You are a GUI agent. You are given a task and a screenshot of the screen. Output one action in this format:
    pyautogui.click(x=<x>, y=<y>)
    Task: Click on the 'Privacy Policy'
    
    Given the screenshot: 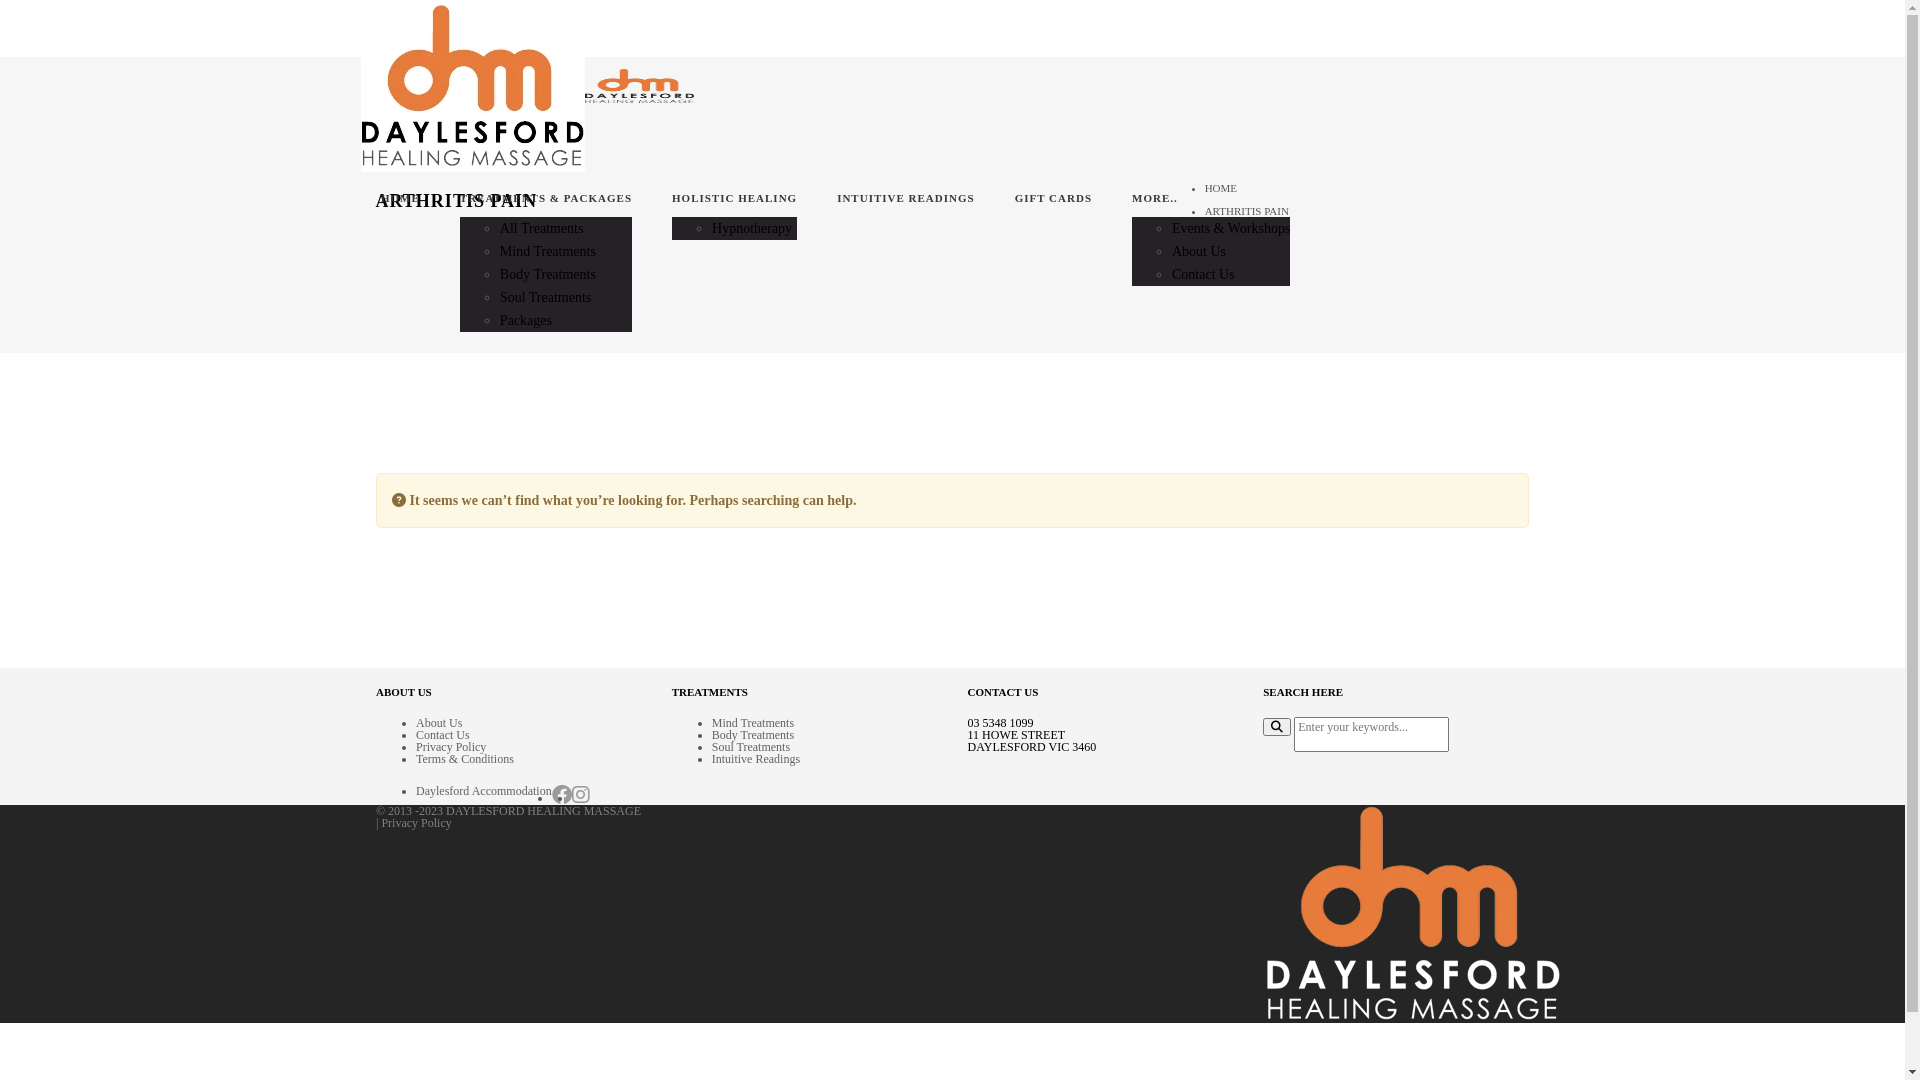 What is the action you would take?
    pyautogui.click(x=450, y=747)
    